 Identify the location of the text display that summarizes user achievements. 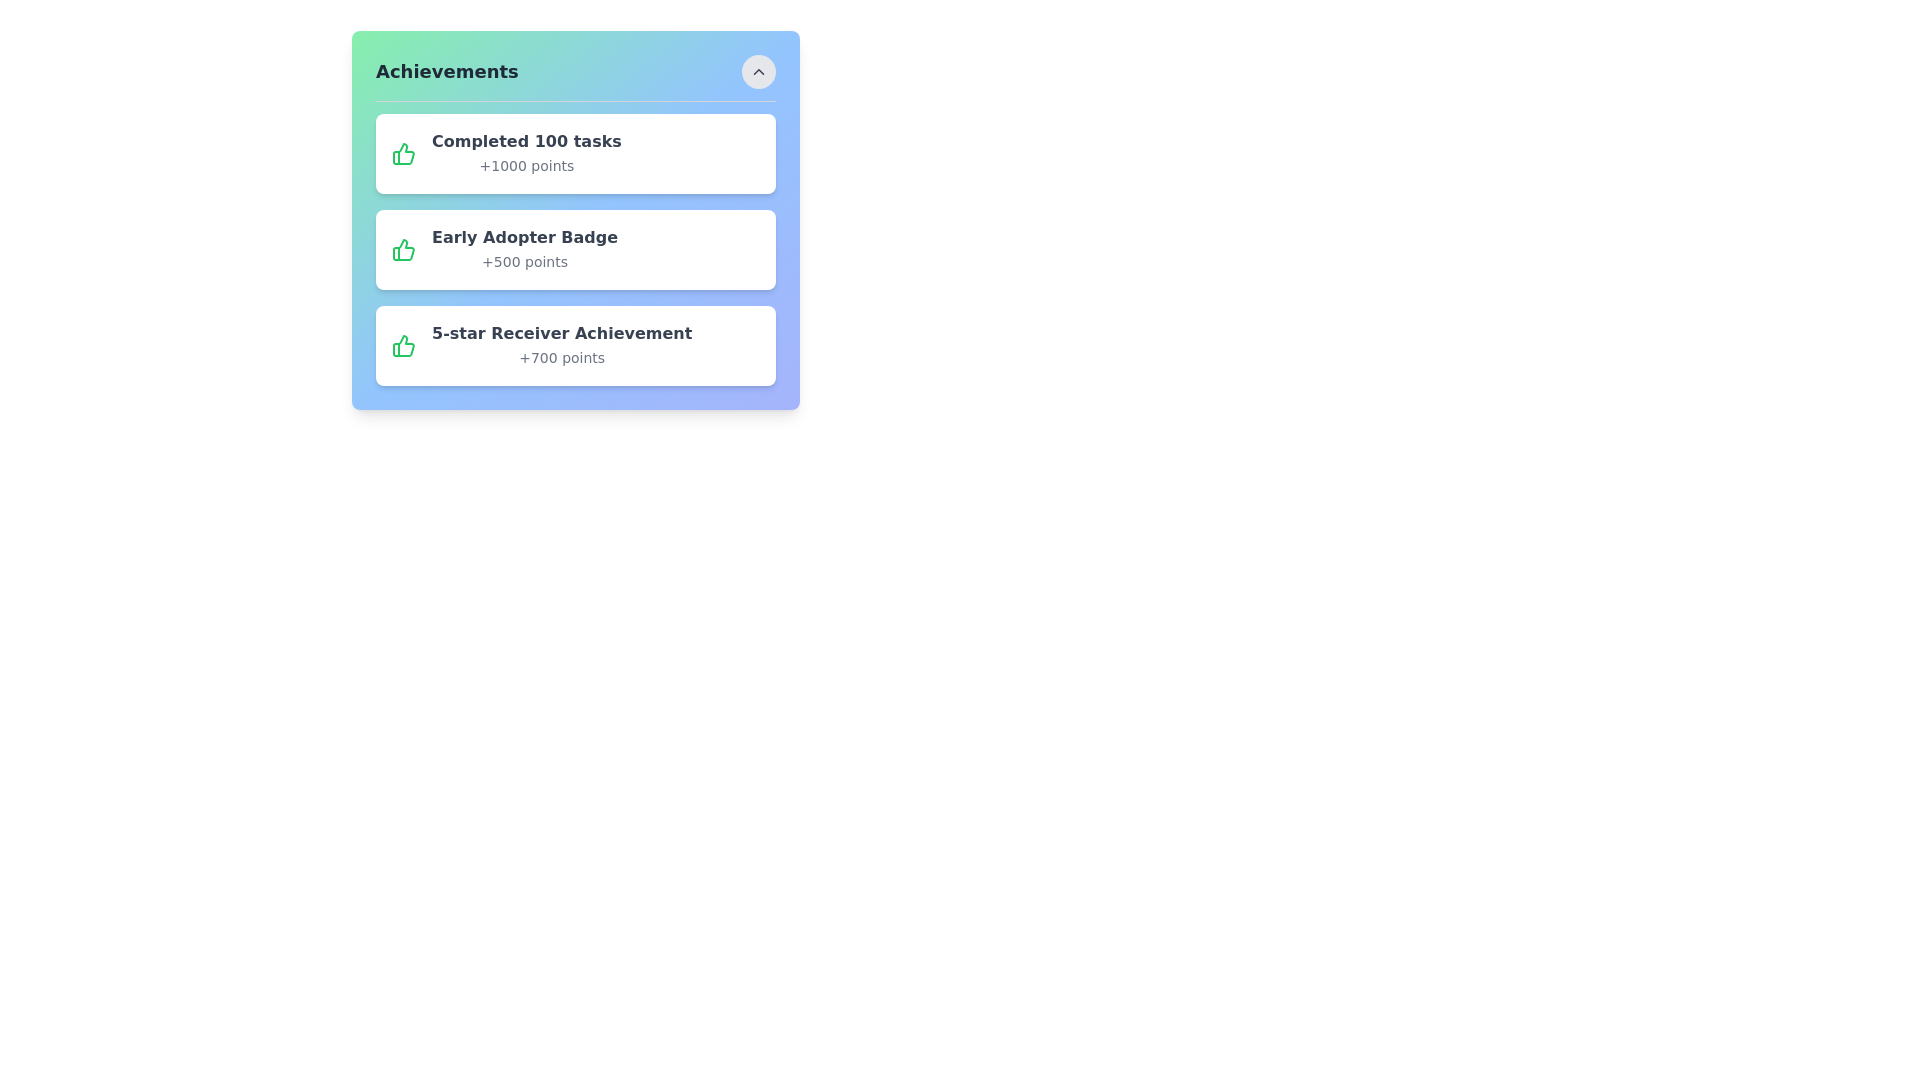
(526, 153).